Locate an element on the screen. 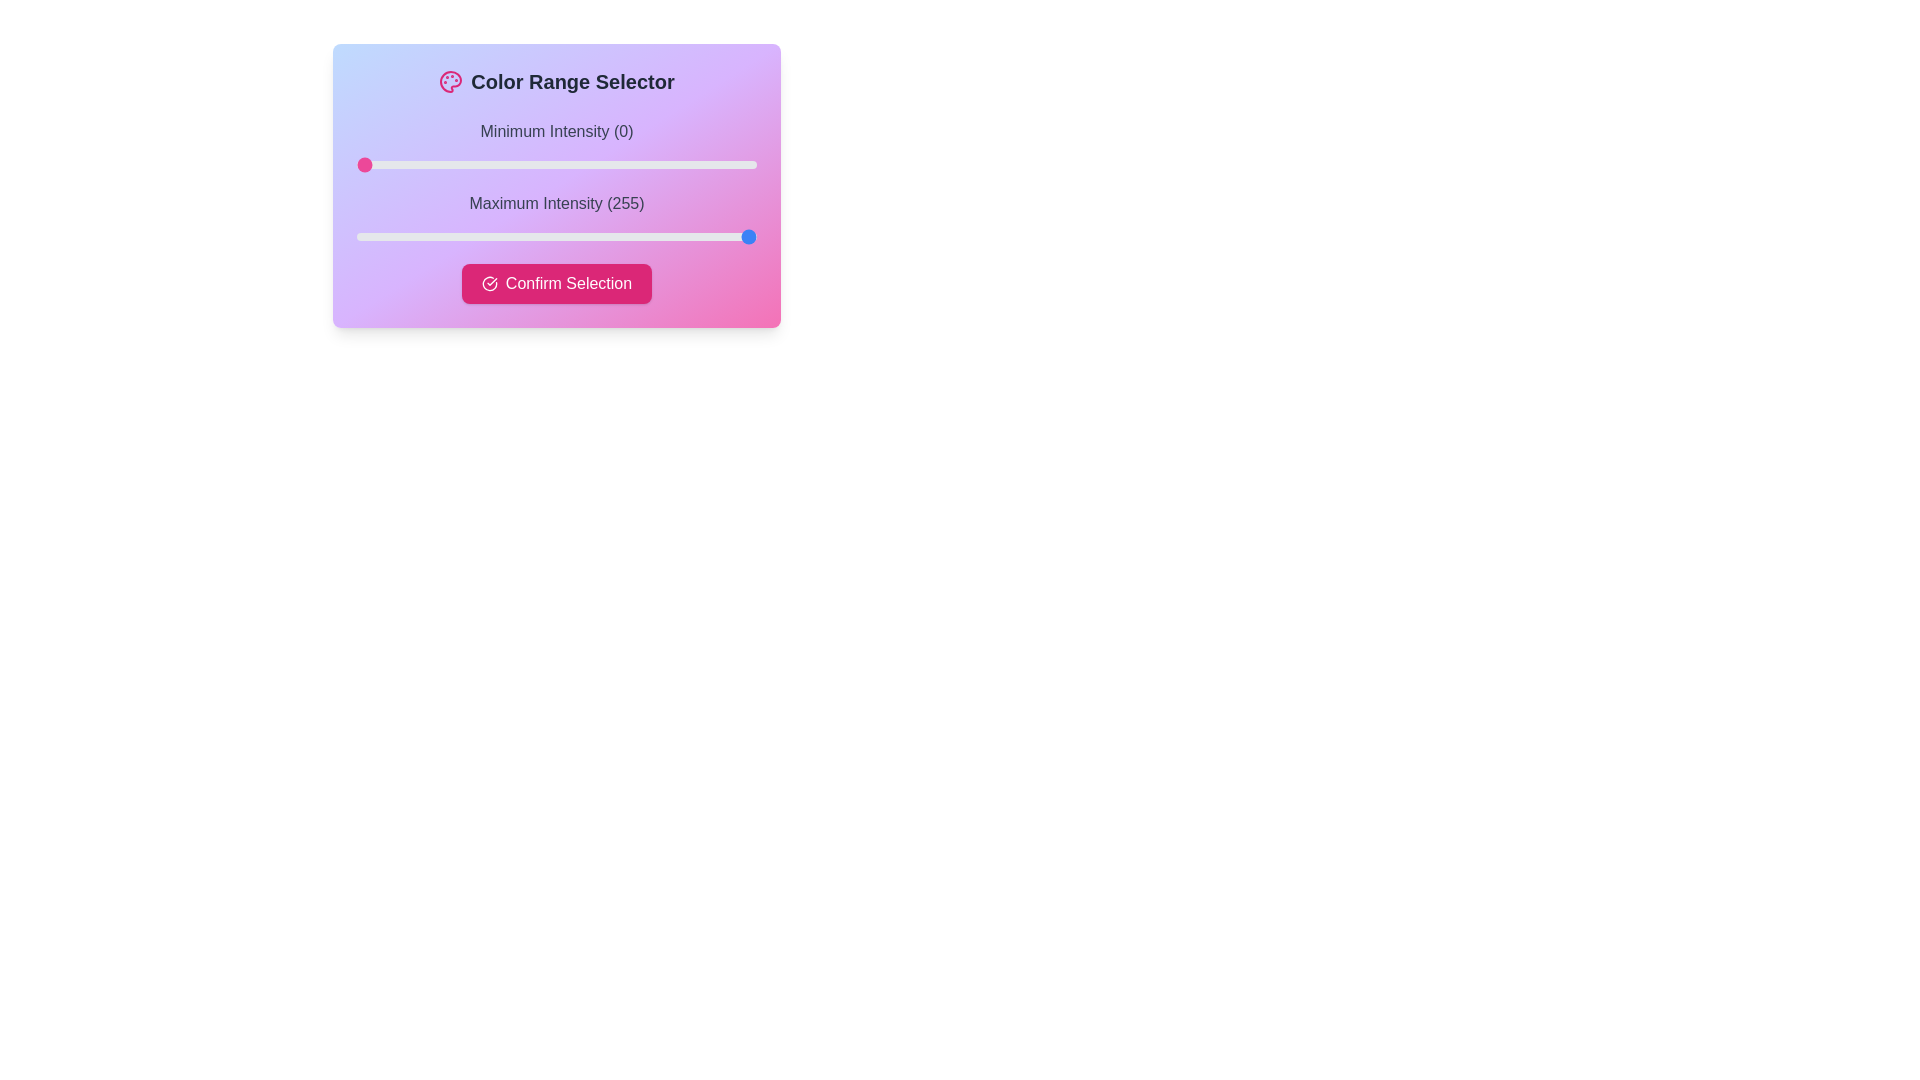 This screenshot has height=1080, width=1920. the 'Confirm Selection' button is located at coordinates (556, 284).